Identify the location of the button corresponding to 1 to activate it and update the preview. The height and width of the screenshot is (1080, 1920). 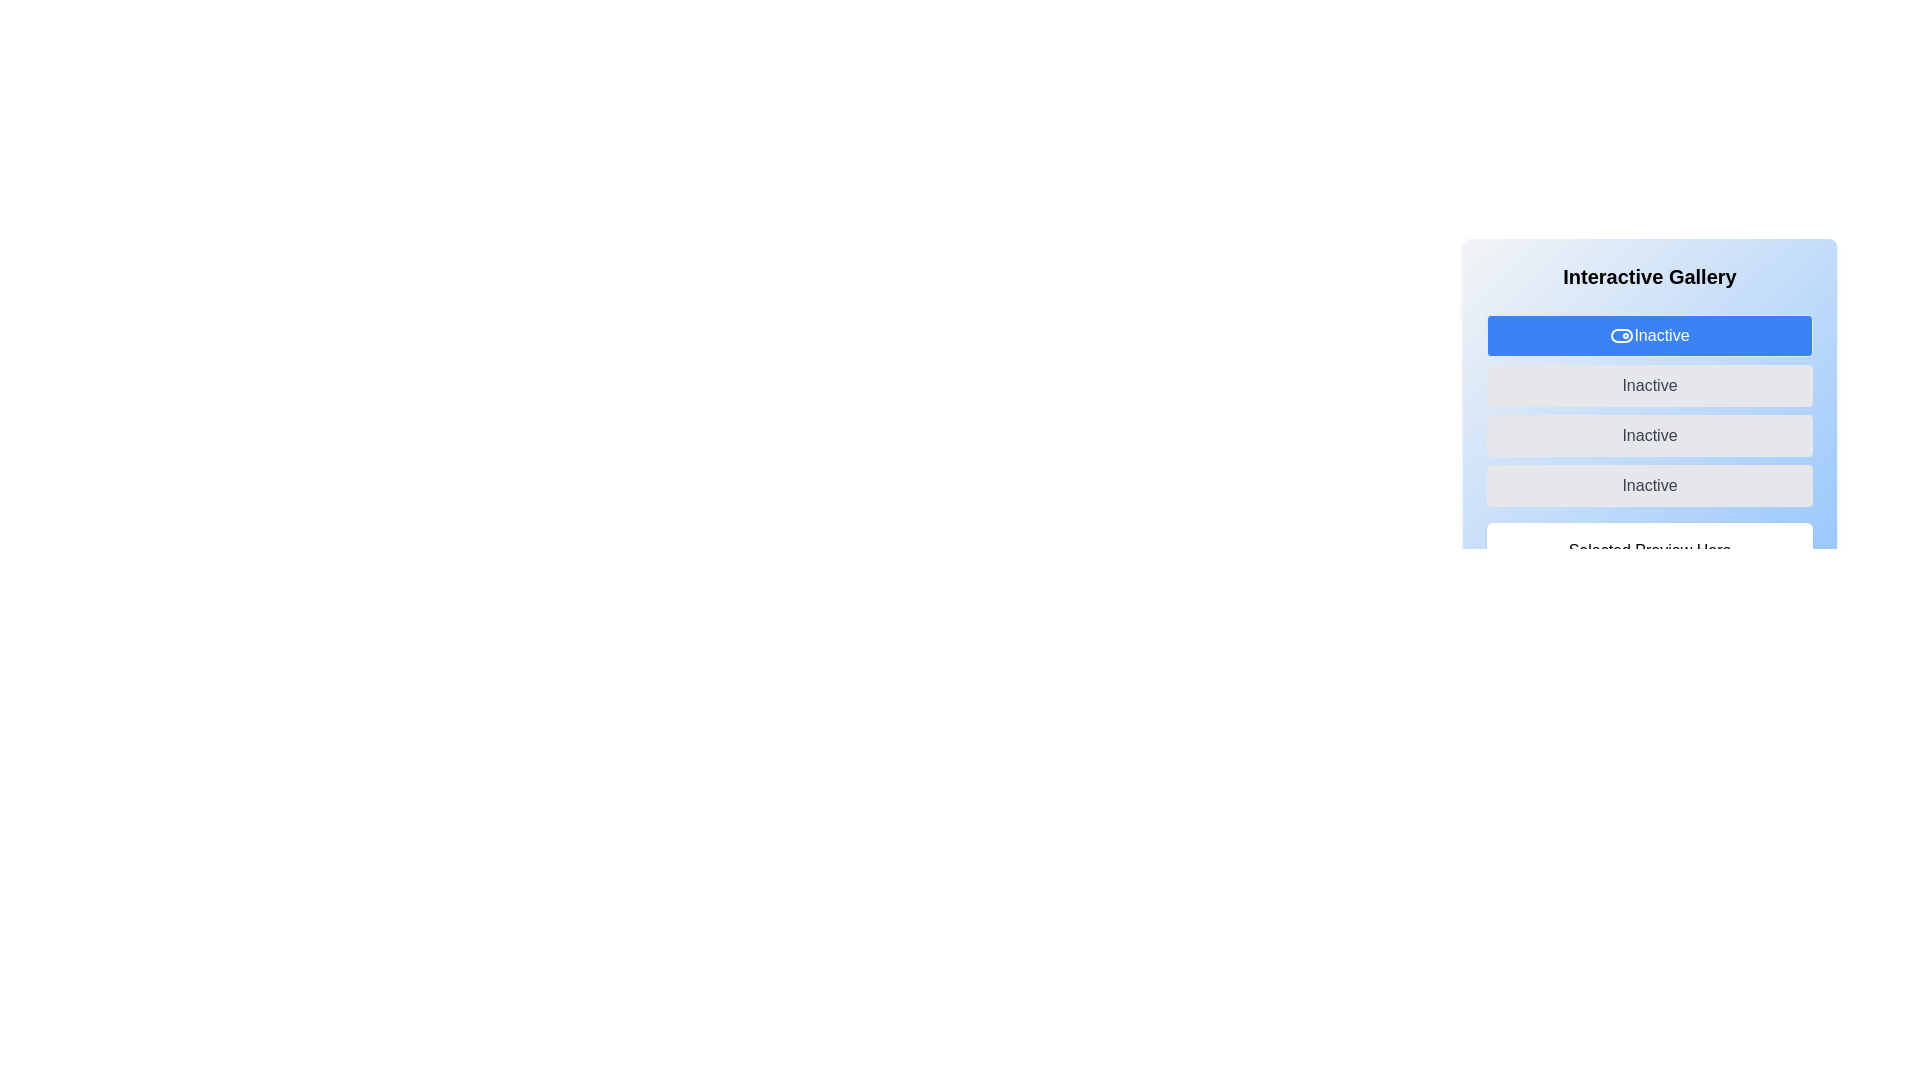
(1650, 385).